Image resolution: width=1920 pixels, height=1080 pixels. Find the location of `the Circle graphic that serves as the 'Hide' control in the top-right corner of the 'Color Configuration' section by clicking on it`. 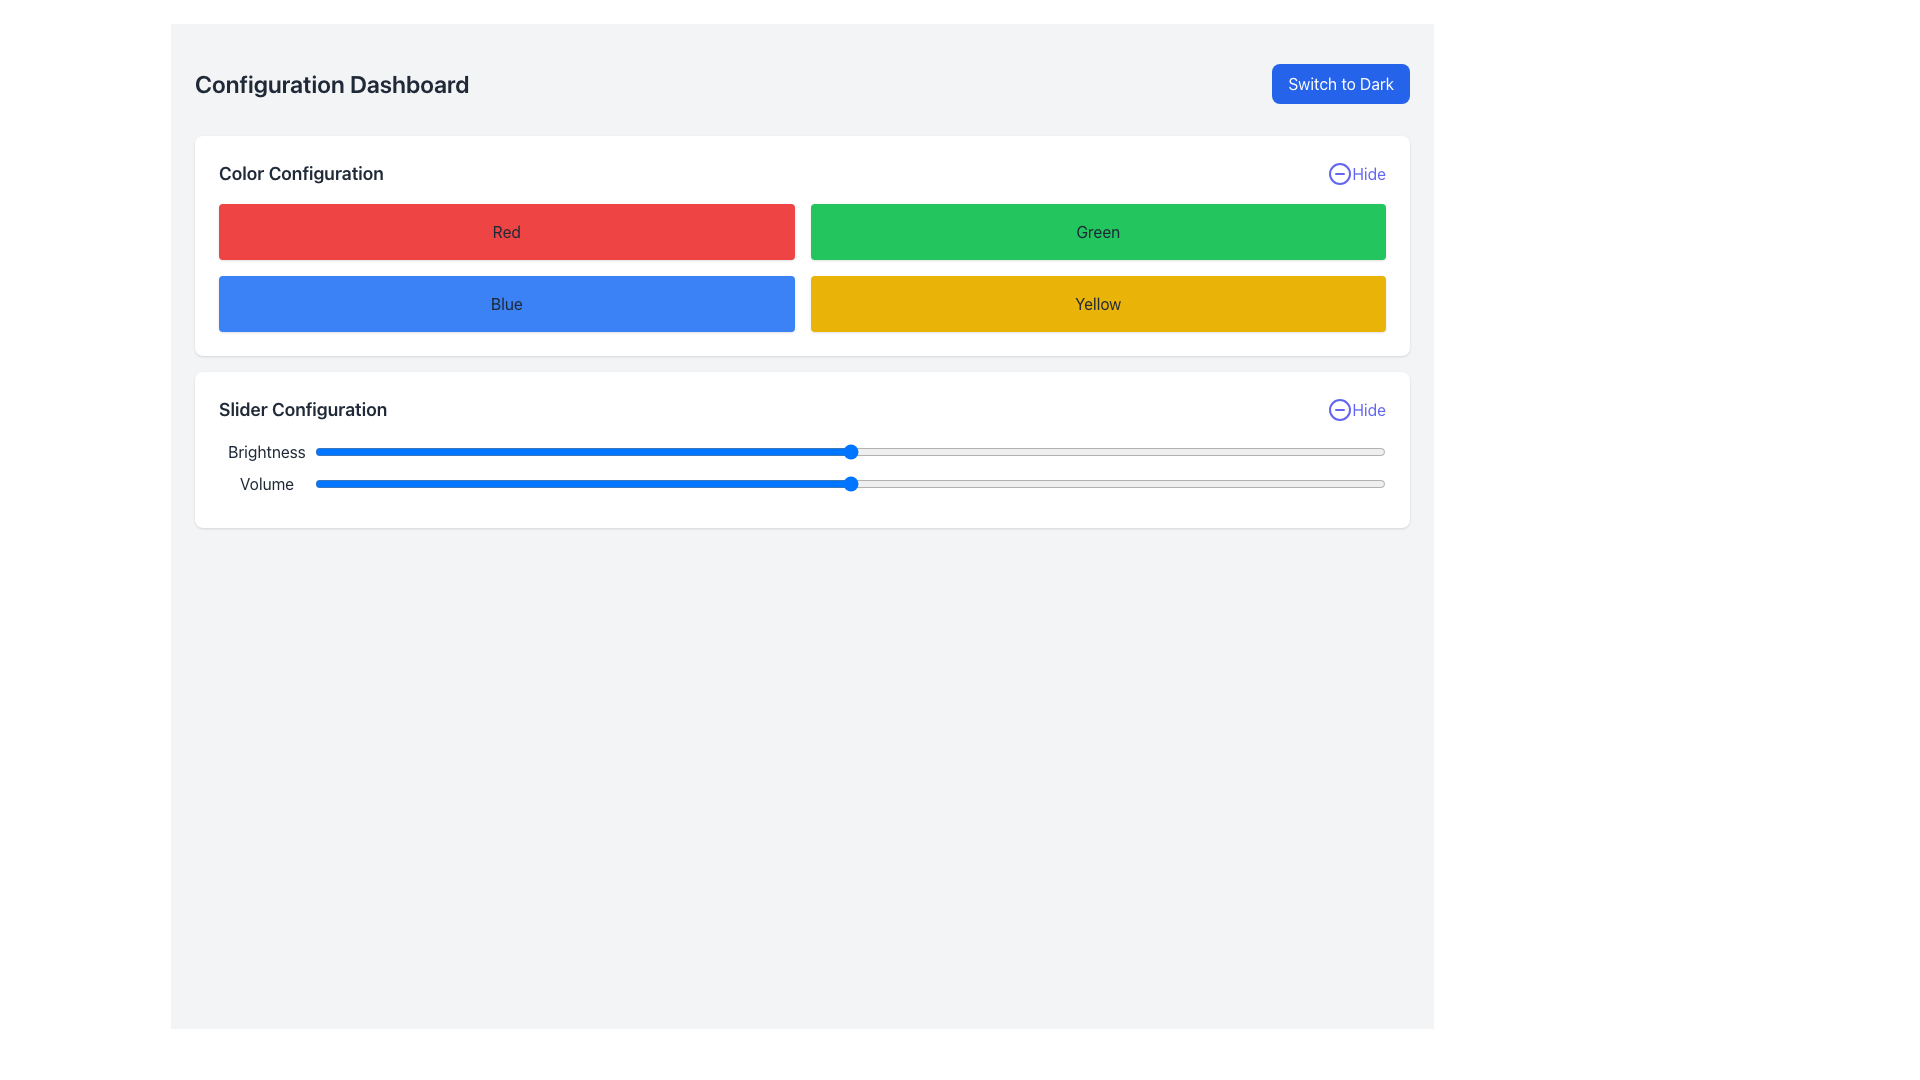

the Circle graphic that serves as the 'Hide' control in the top-right corner of the 'Color Configuration' section by clicking on it is located at coordinates (1340, 172).